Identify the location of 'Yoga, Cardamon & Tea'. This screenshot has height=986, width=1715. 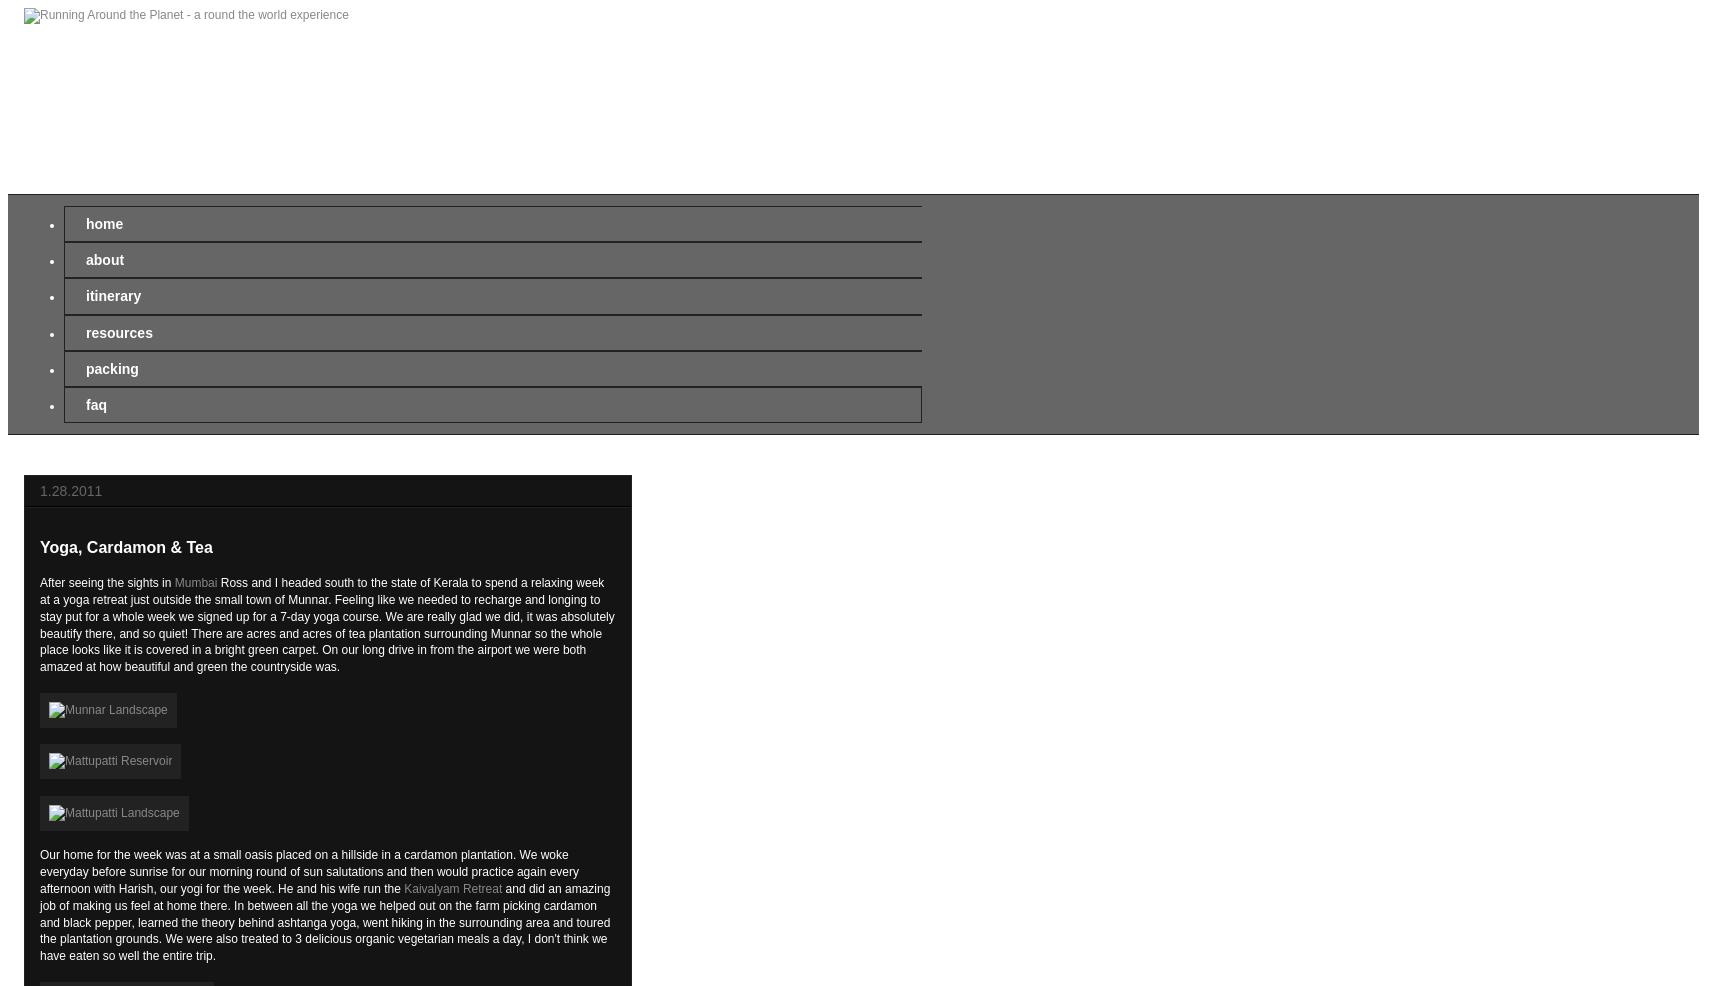
(38, 546).